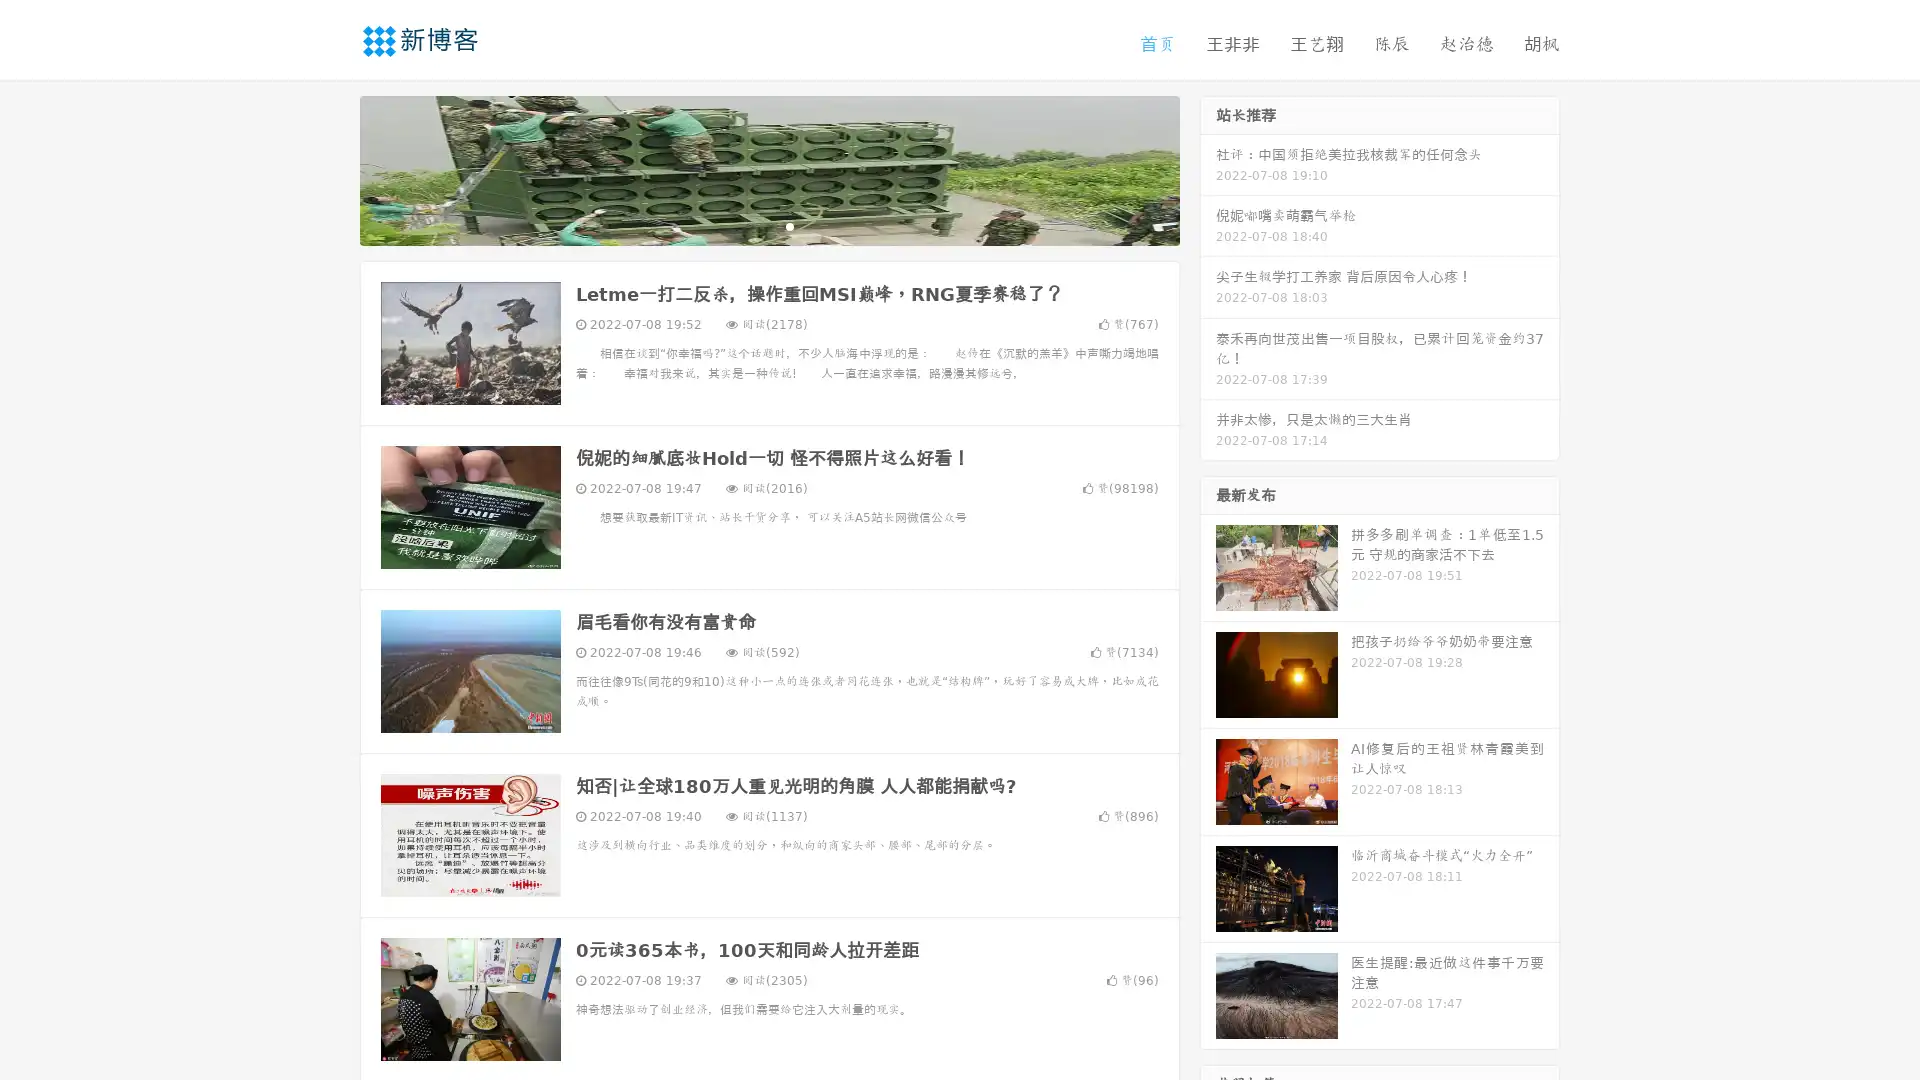 The width and height of the screenshot is (1920, 1080). Describe the element at coordinates (768, 225) in the screenshot. I see `Go to slide 2` at that location.